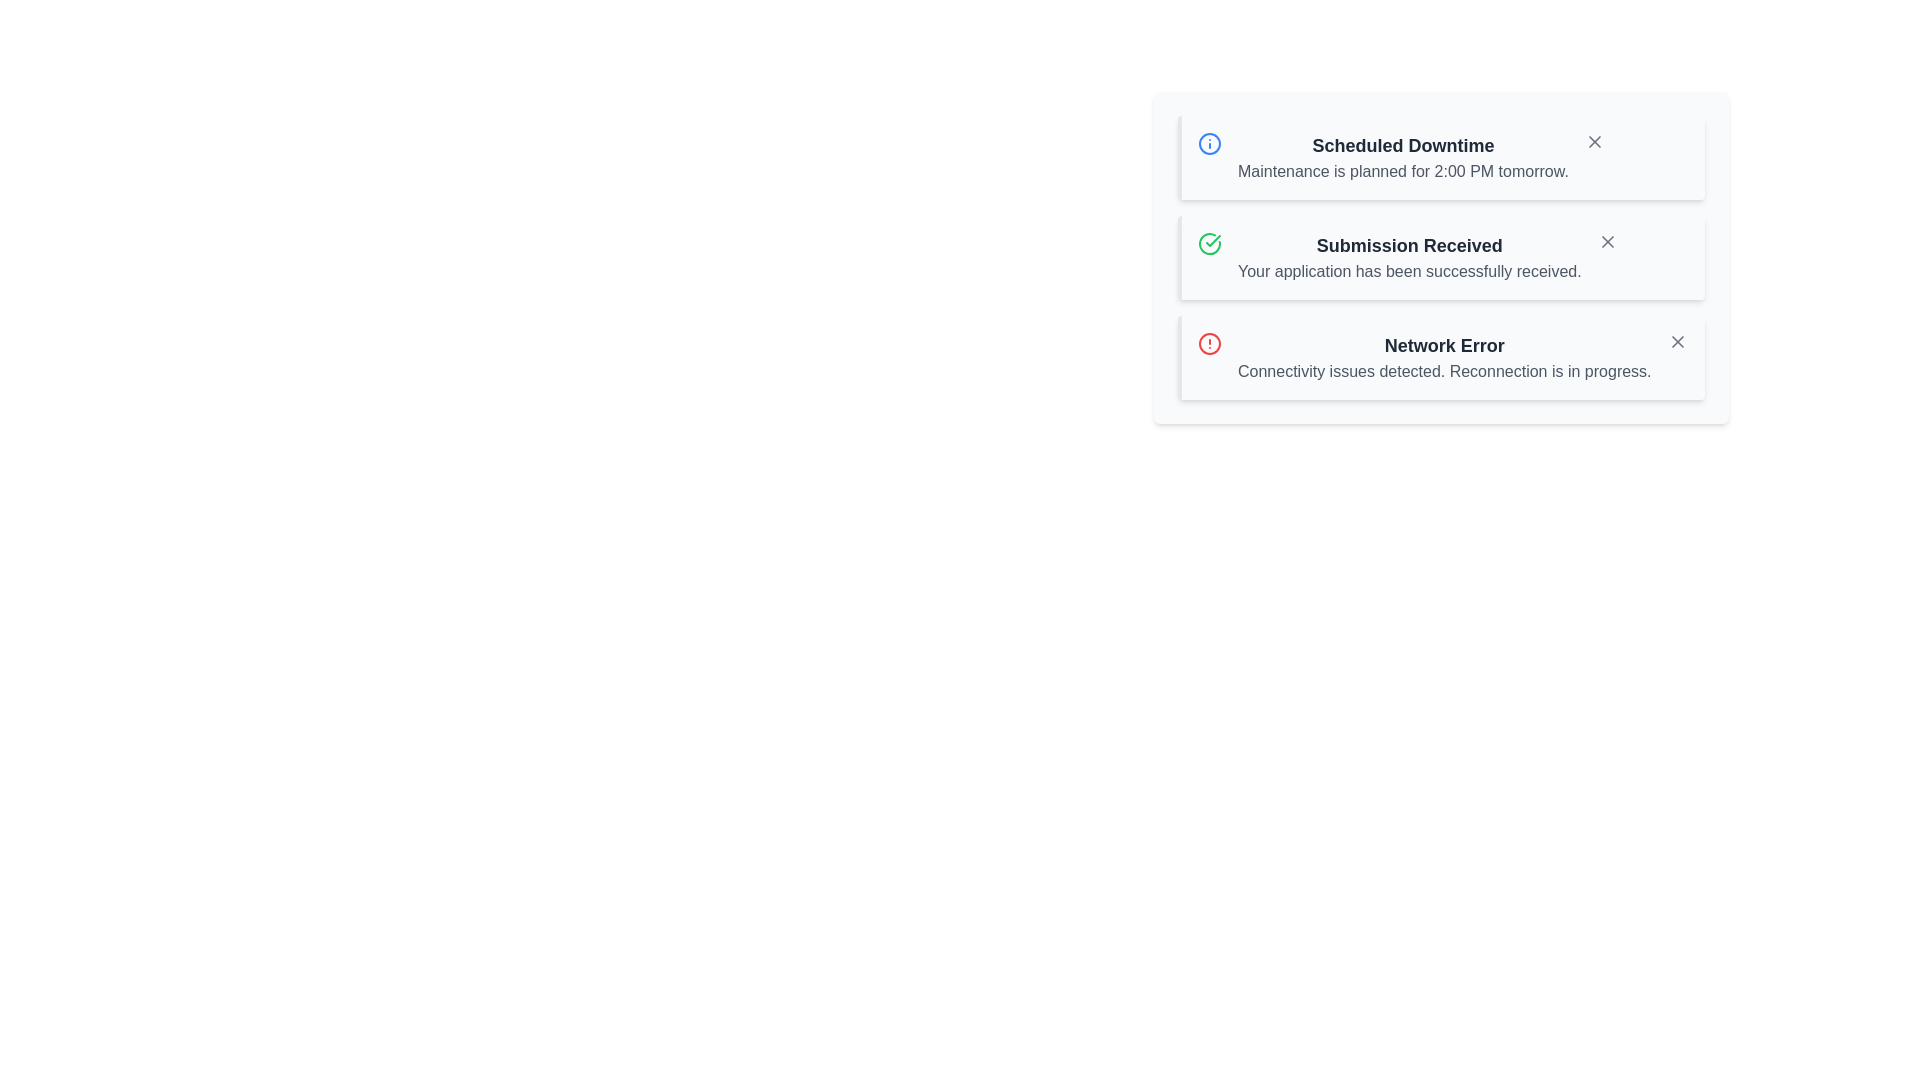  What do you see at coordinates (1208, 242) in the screenshot?
I see `the green circular check mark icon located to the left of the 'Submission Received' text in the notification block` at bounding box center [1208, 242].